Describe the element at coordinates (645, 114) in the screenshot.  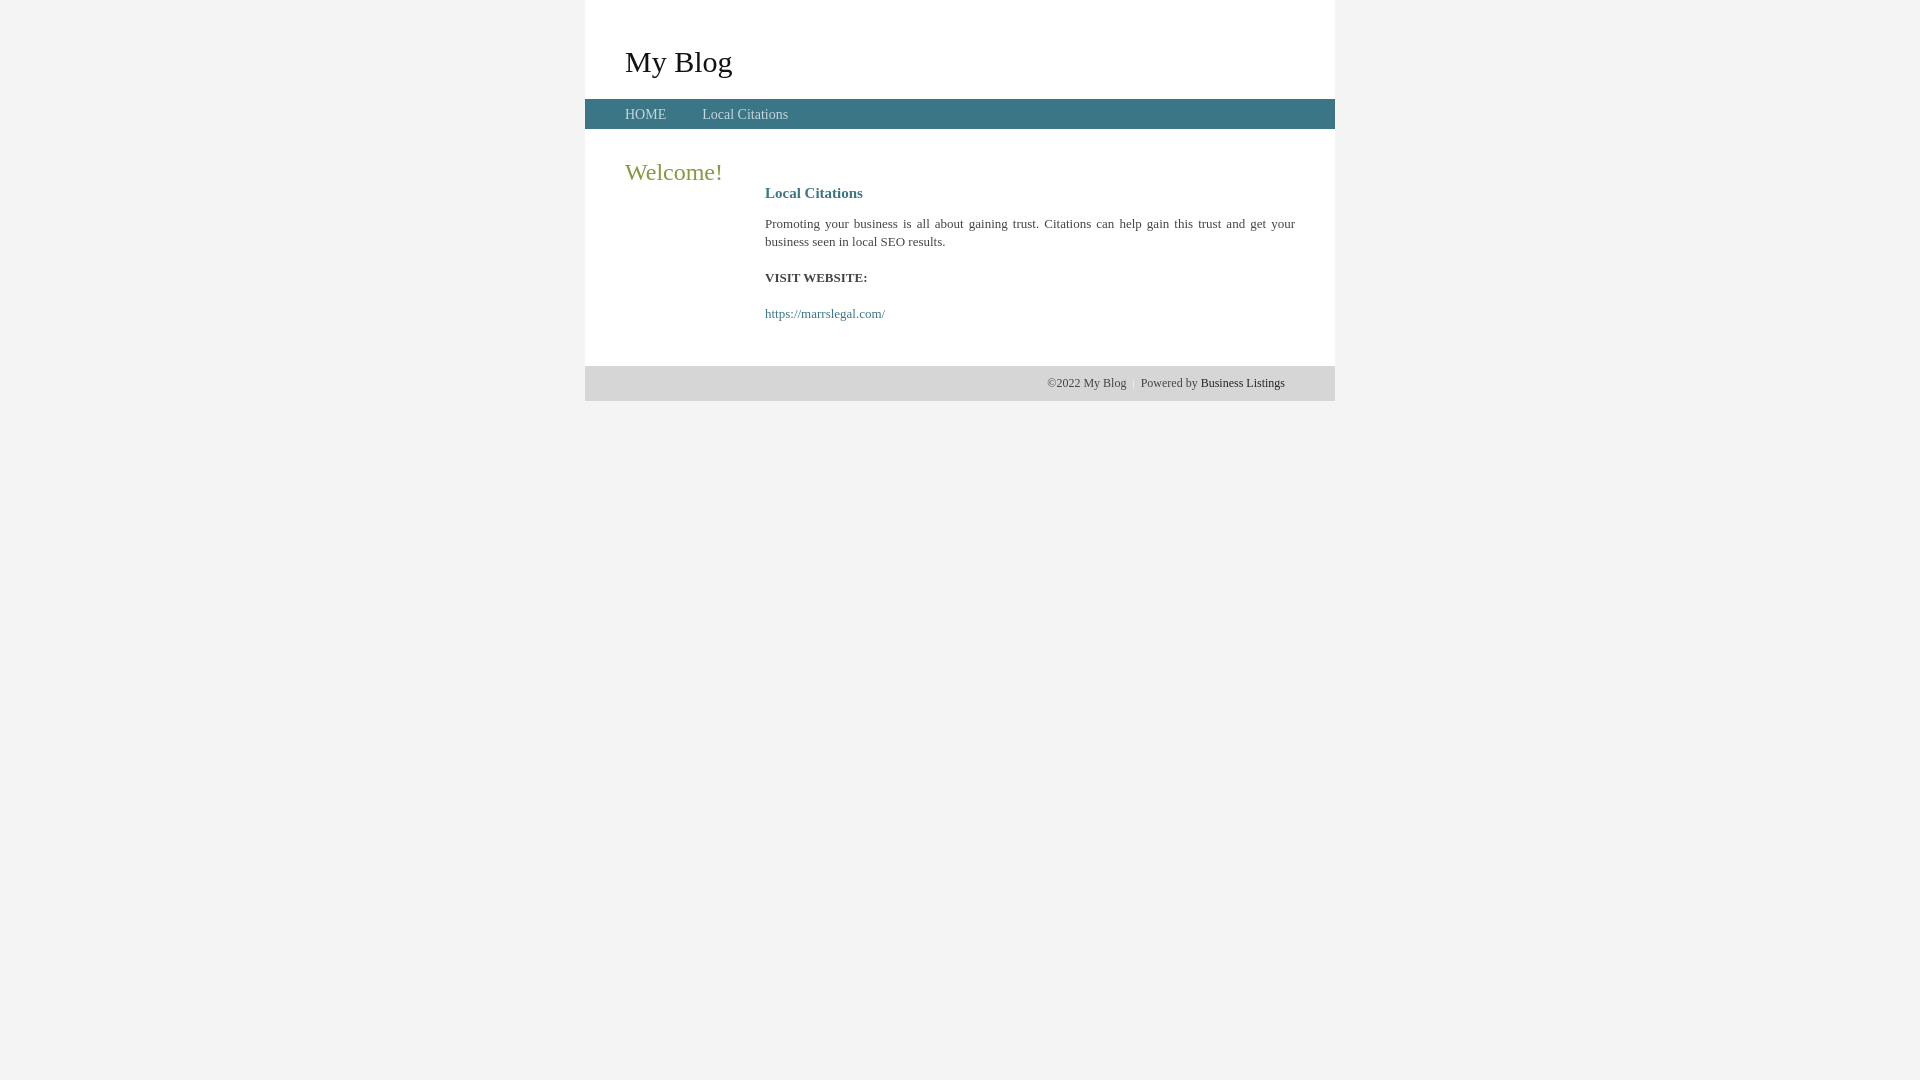
I see `'HOME'` at that location.